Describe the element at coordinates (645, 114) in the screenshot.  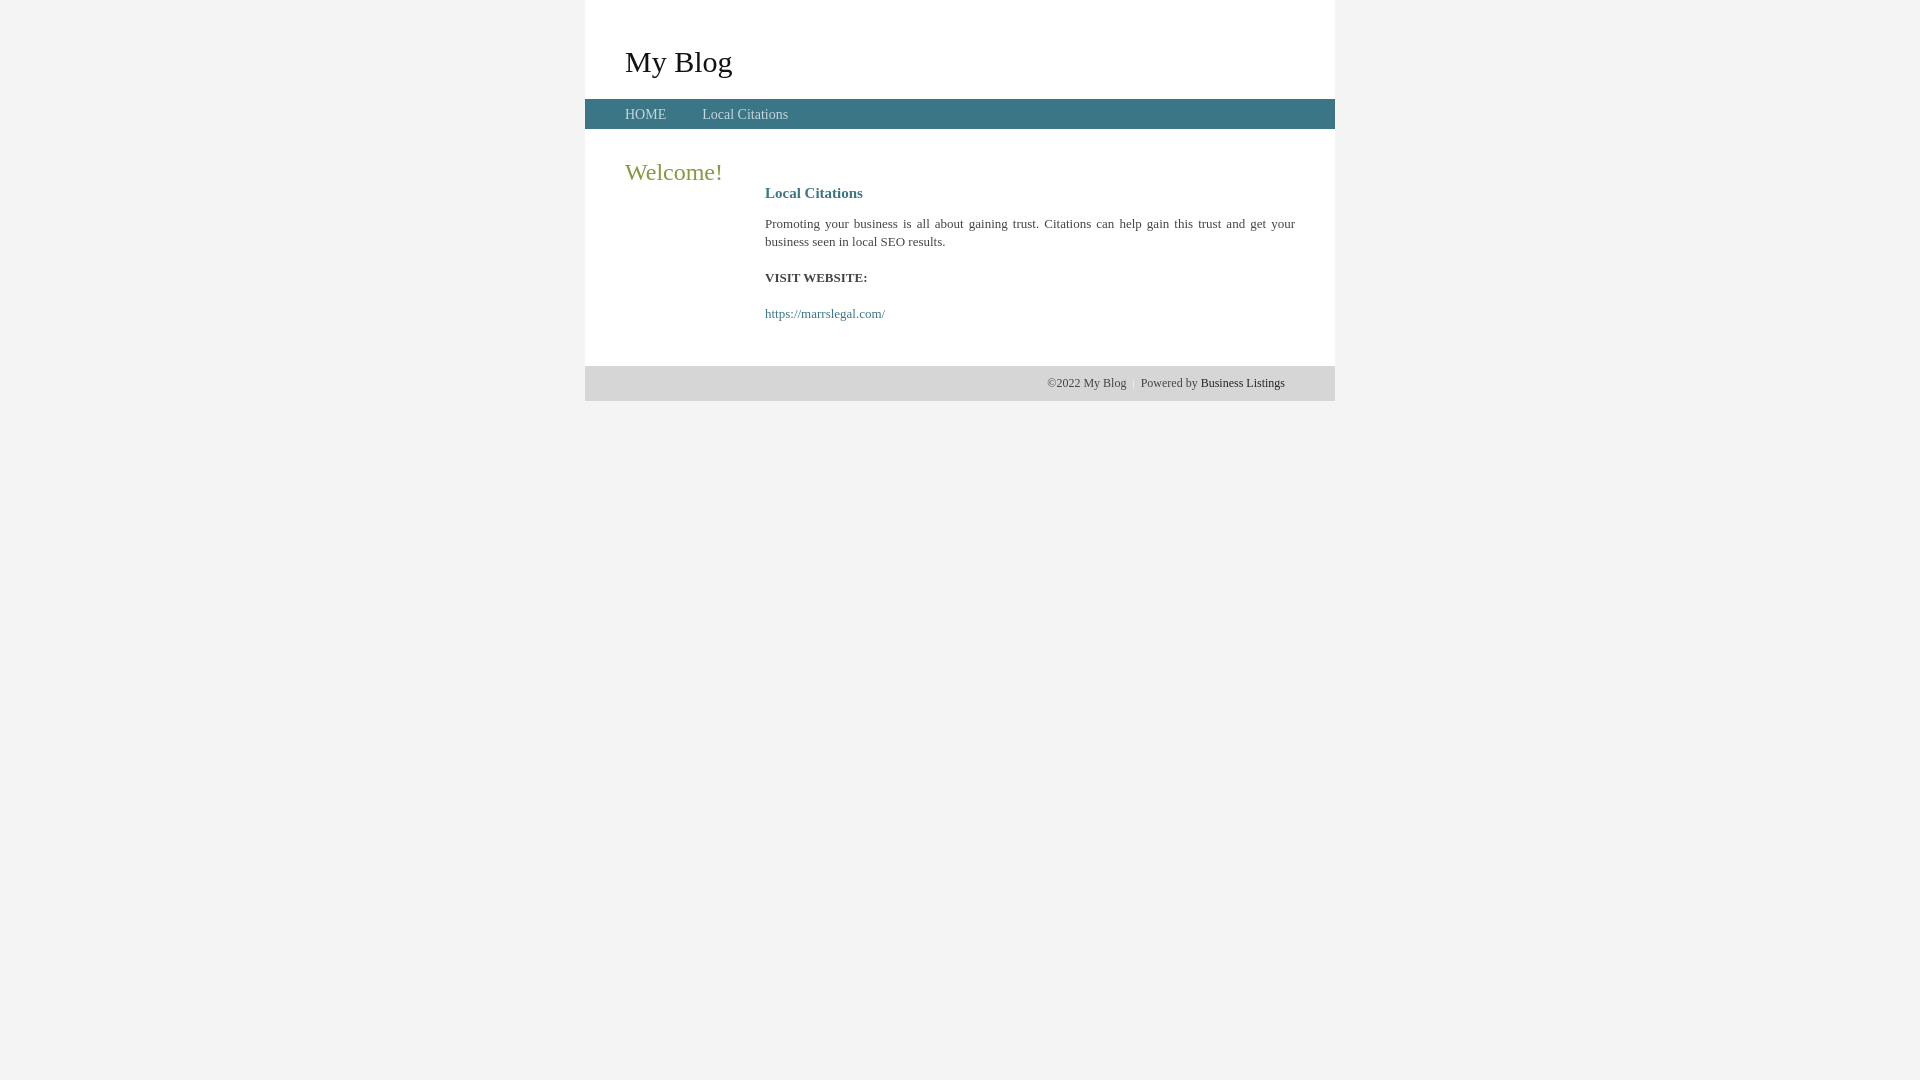
I see `'HOME'` at that location.